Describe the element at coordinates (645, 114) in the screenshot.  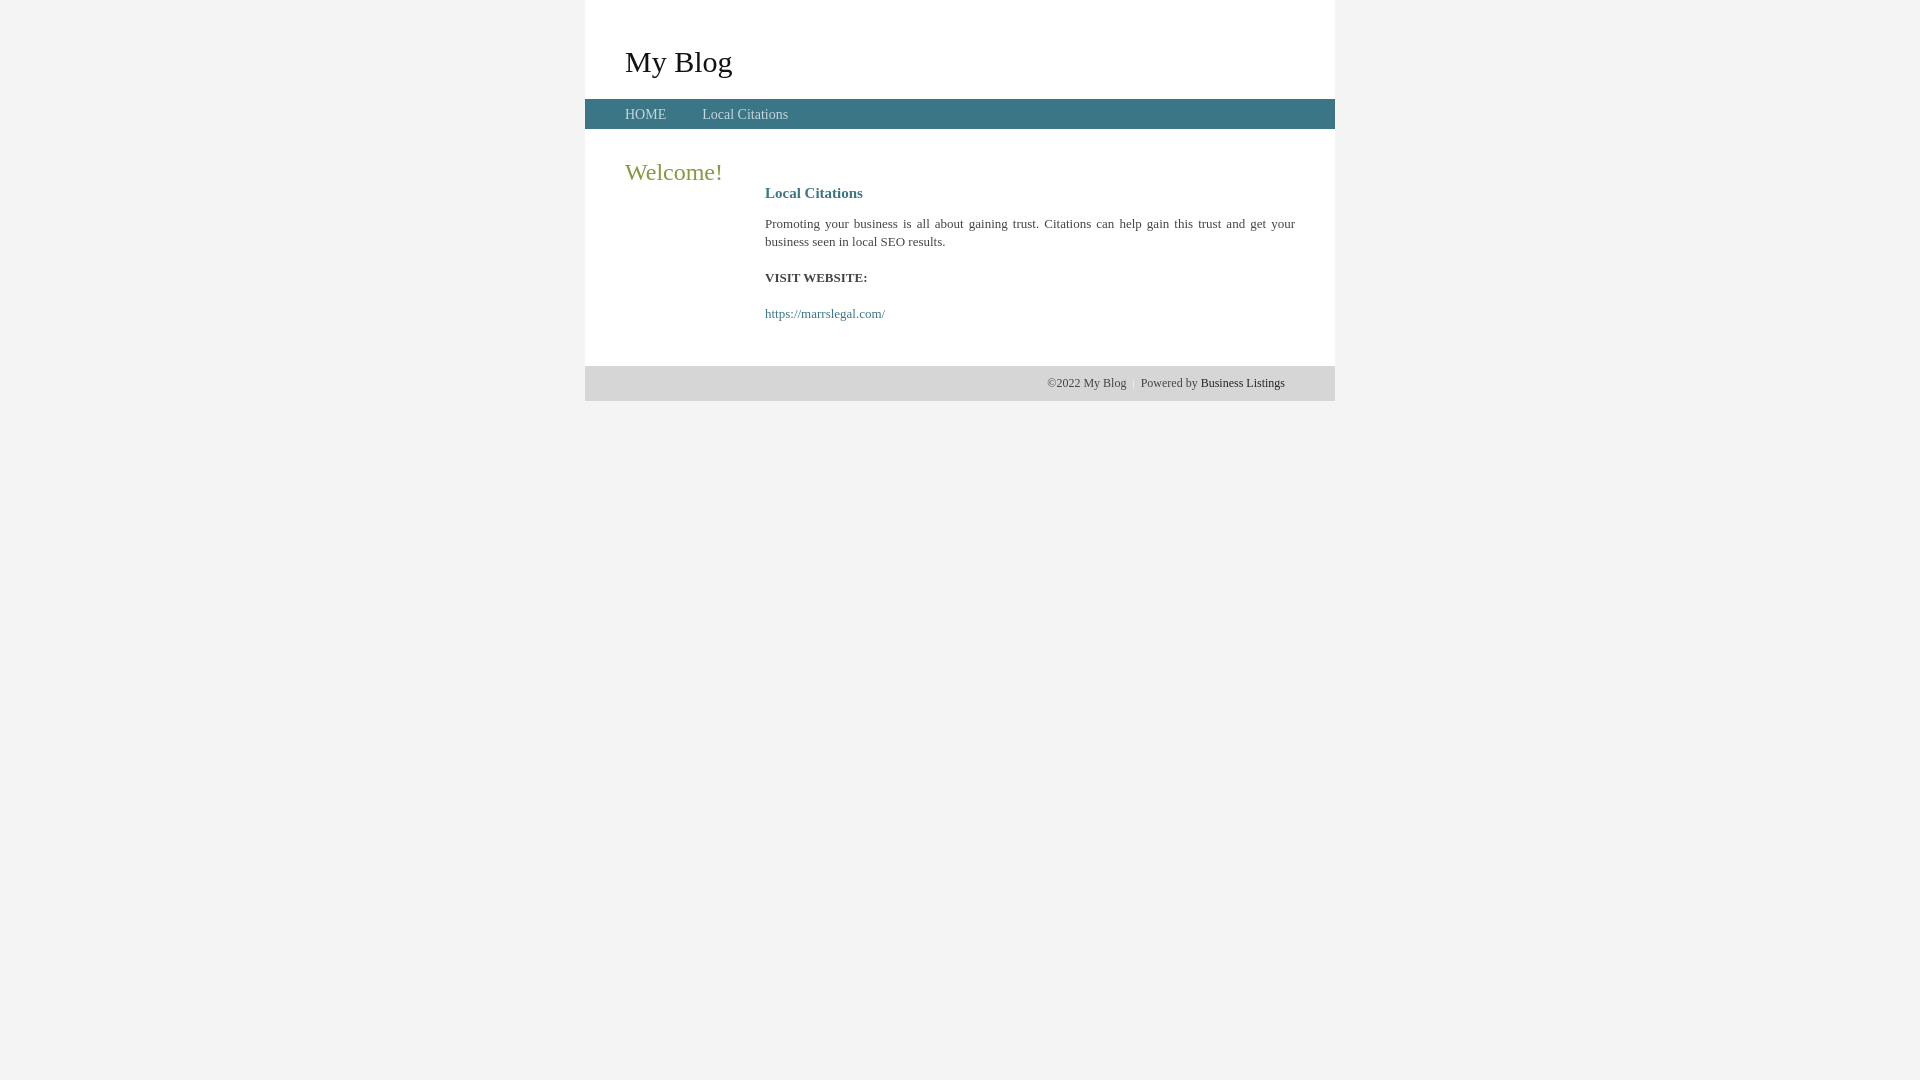
I see `'HOME'` at that location.